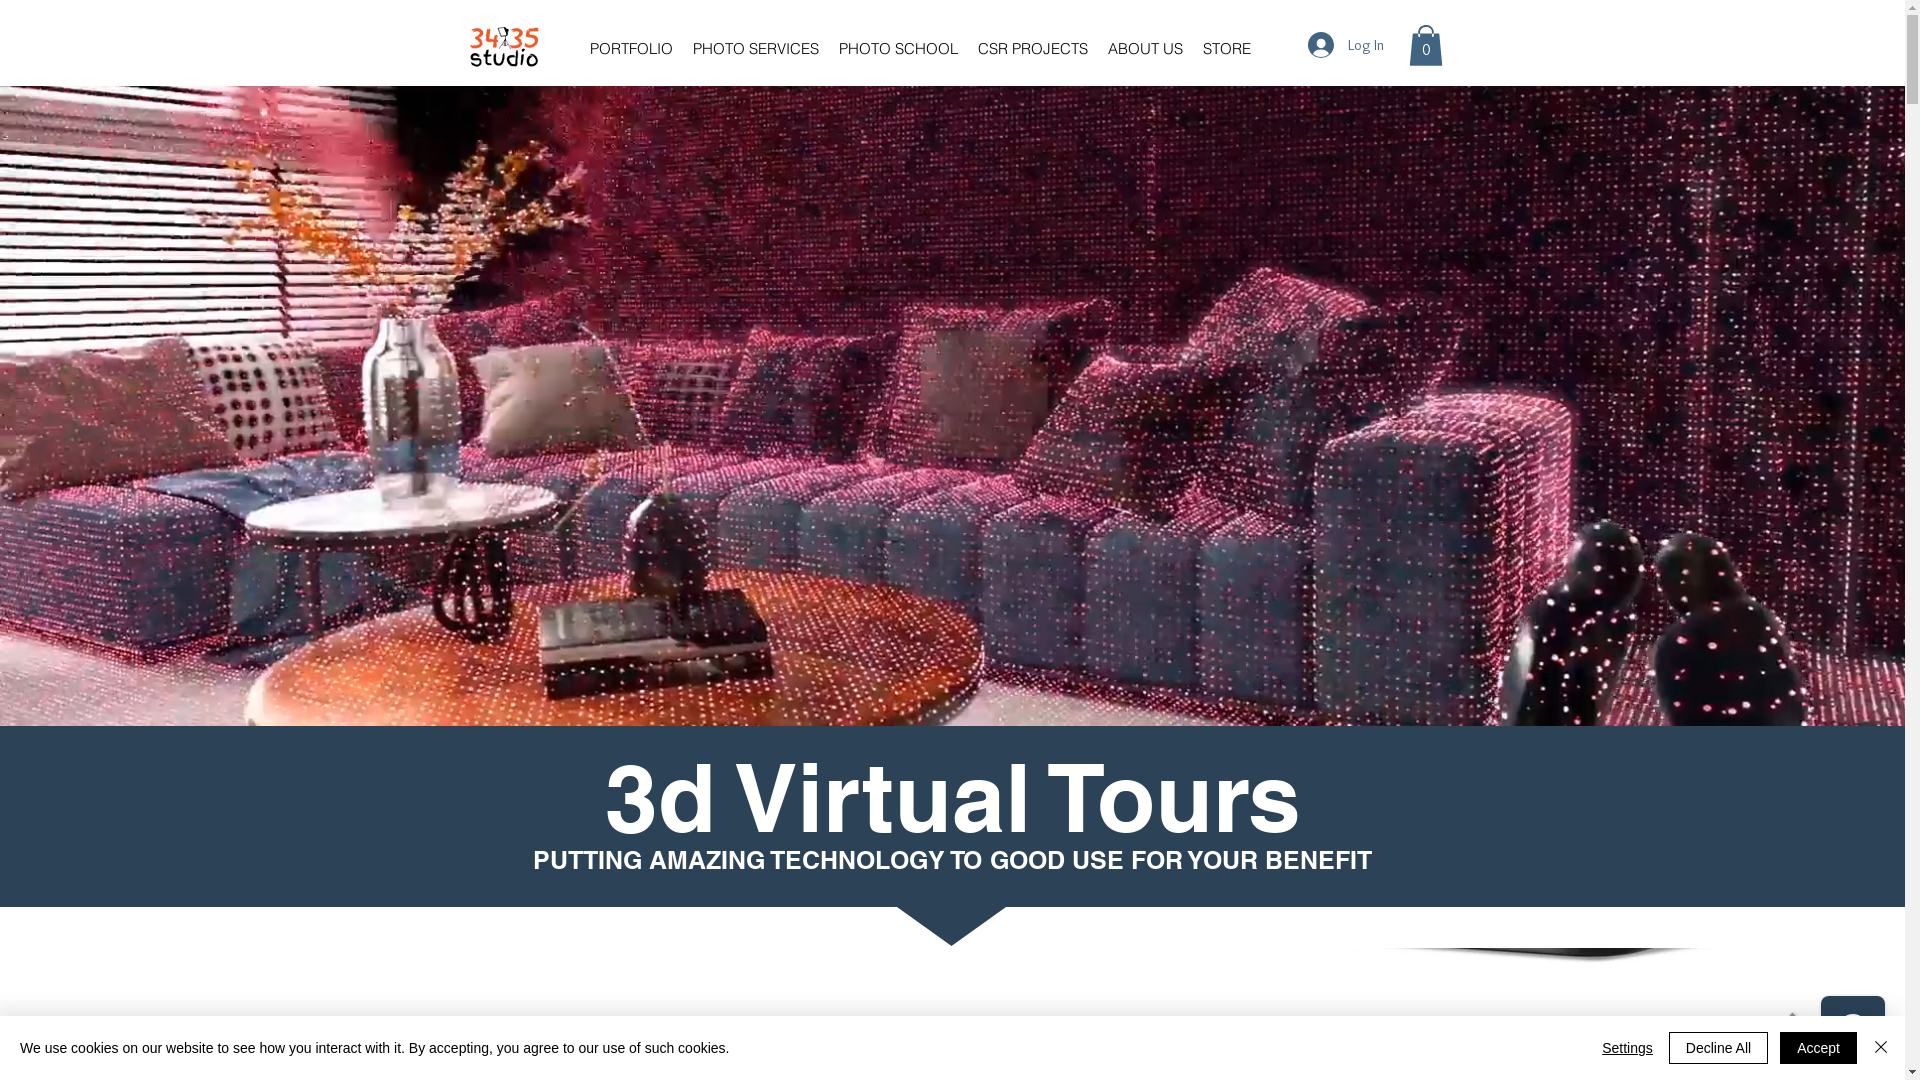 This screenshot has height=1080, width=1920. Describe the element at coordinates (1145, 47) in the screenshot. I see `'ABOUT US'` at that location.